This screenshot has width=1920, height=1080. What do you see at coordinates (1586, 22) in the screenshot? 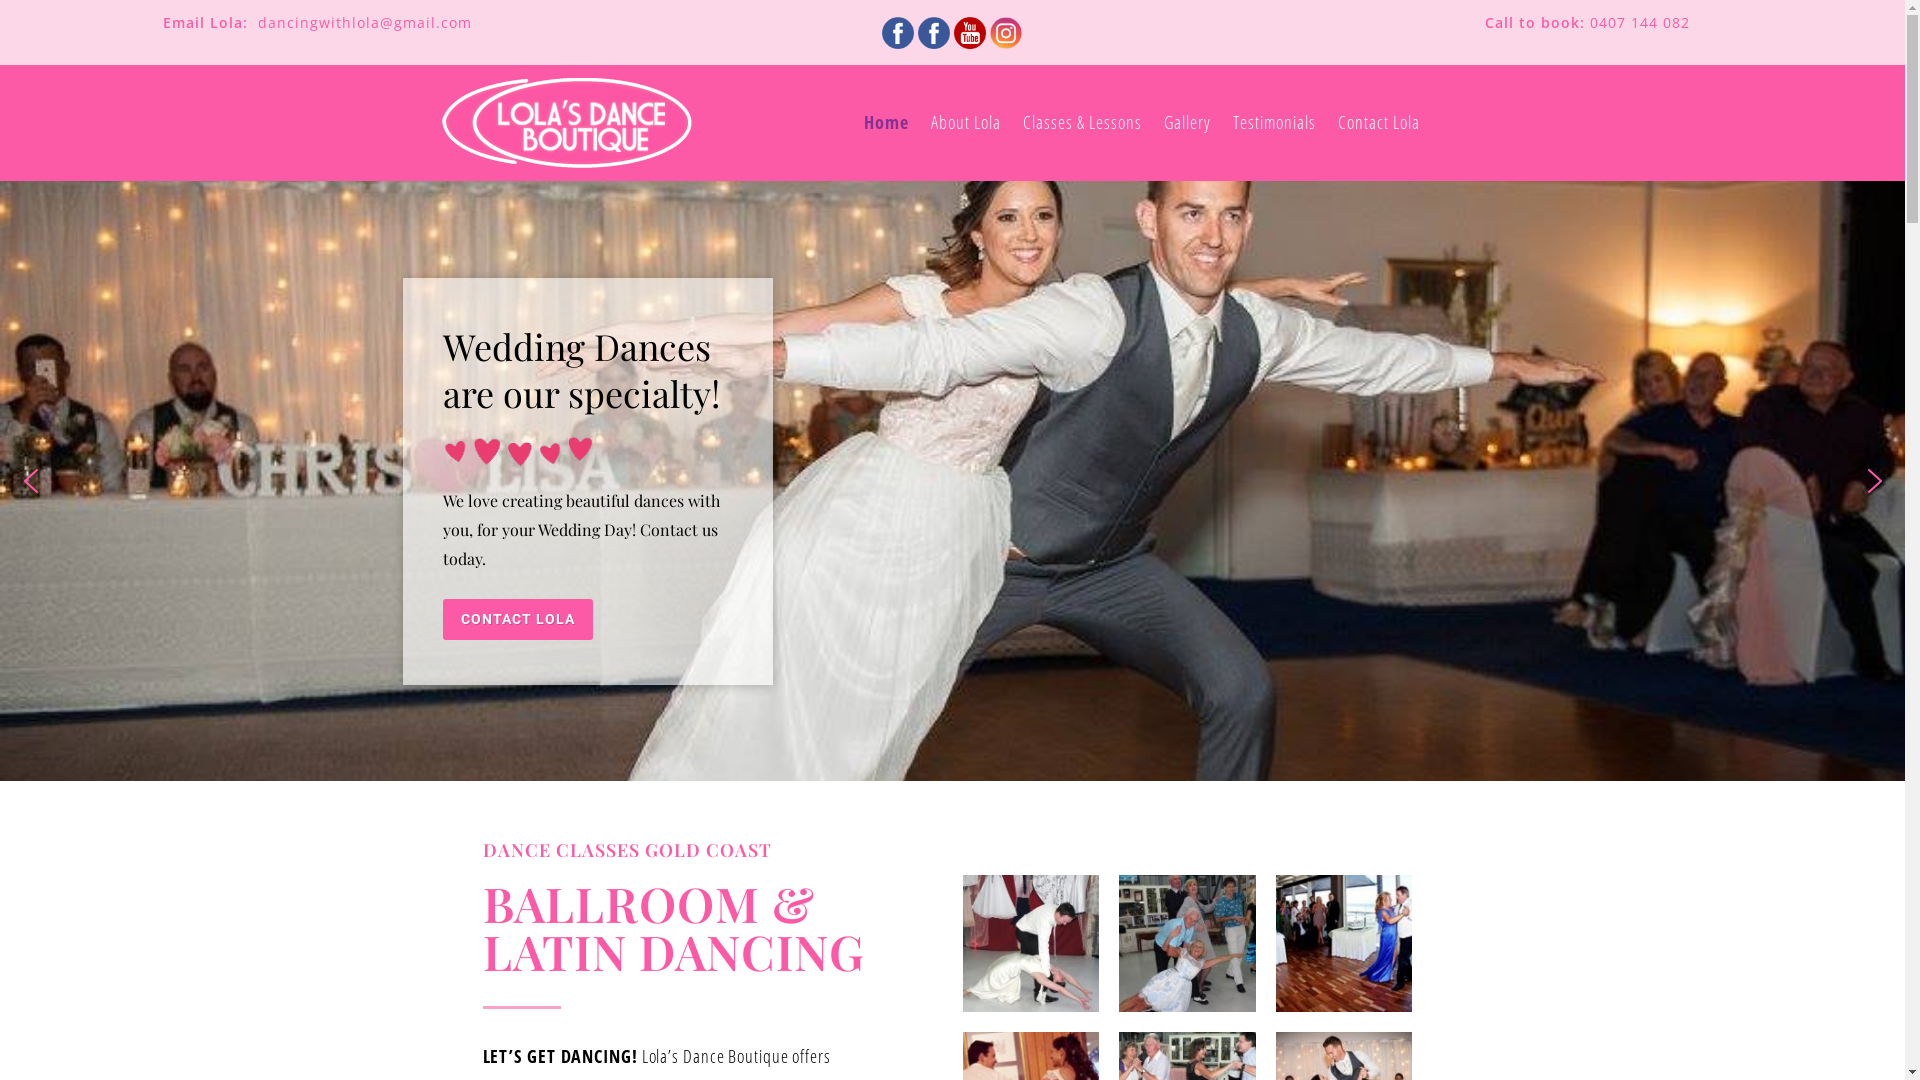
I see `'Call to book: 0407 144 082'` at bounding box center [1586, 22].